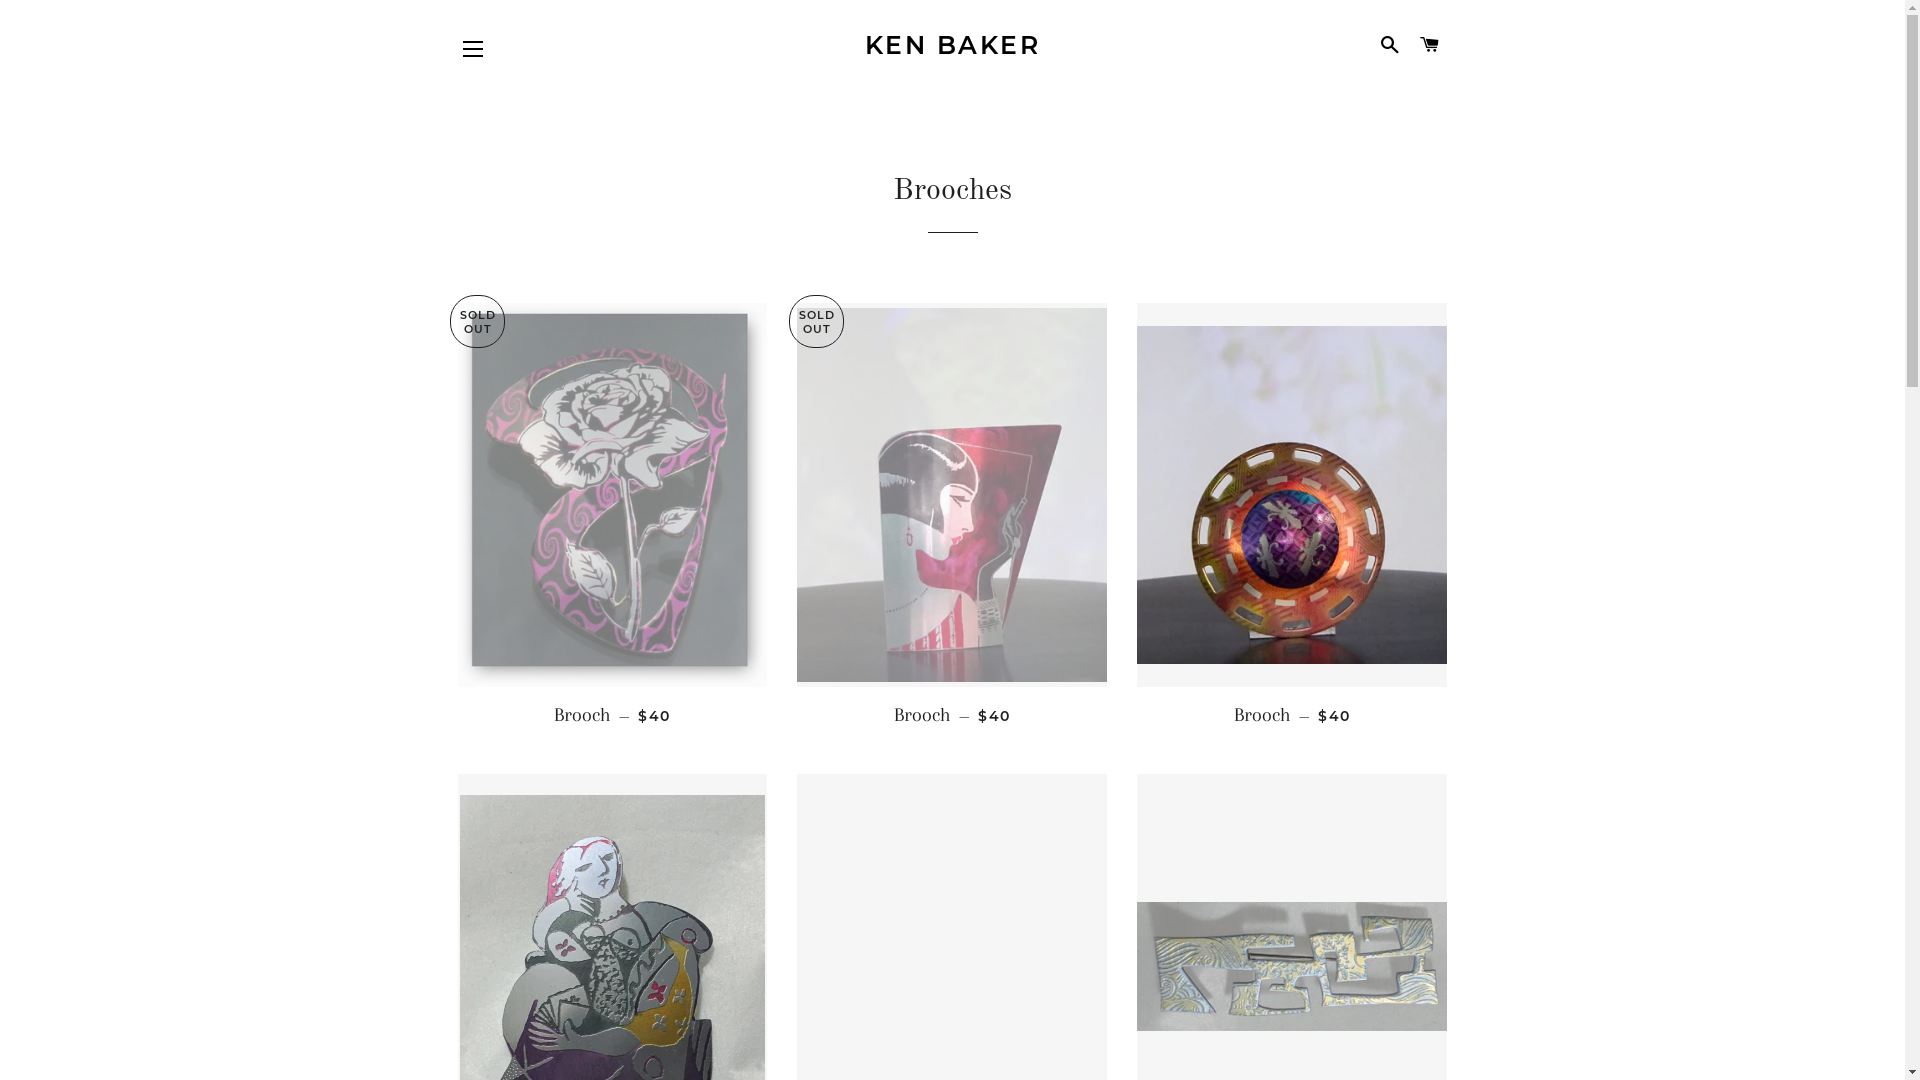  What do you see at coordinates (1428, 45) in the screenshot?
I see `'CART'` at bounding box center [1428, 45].